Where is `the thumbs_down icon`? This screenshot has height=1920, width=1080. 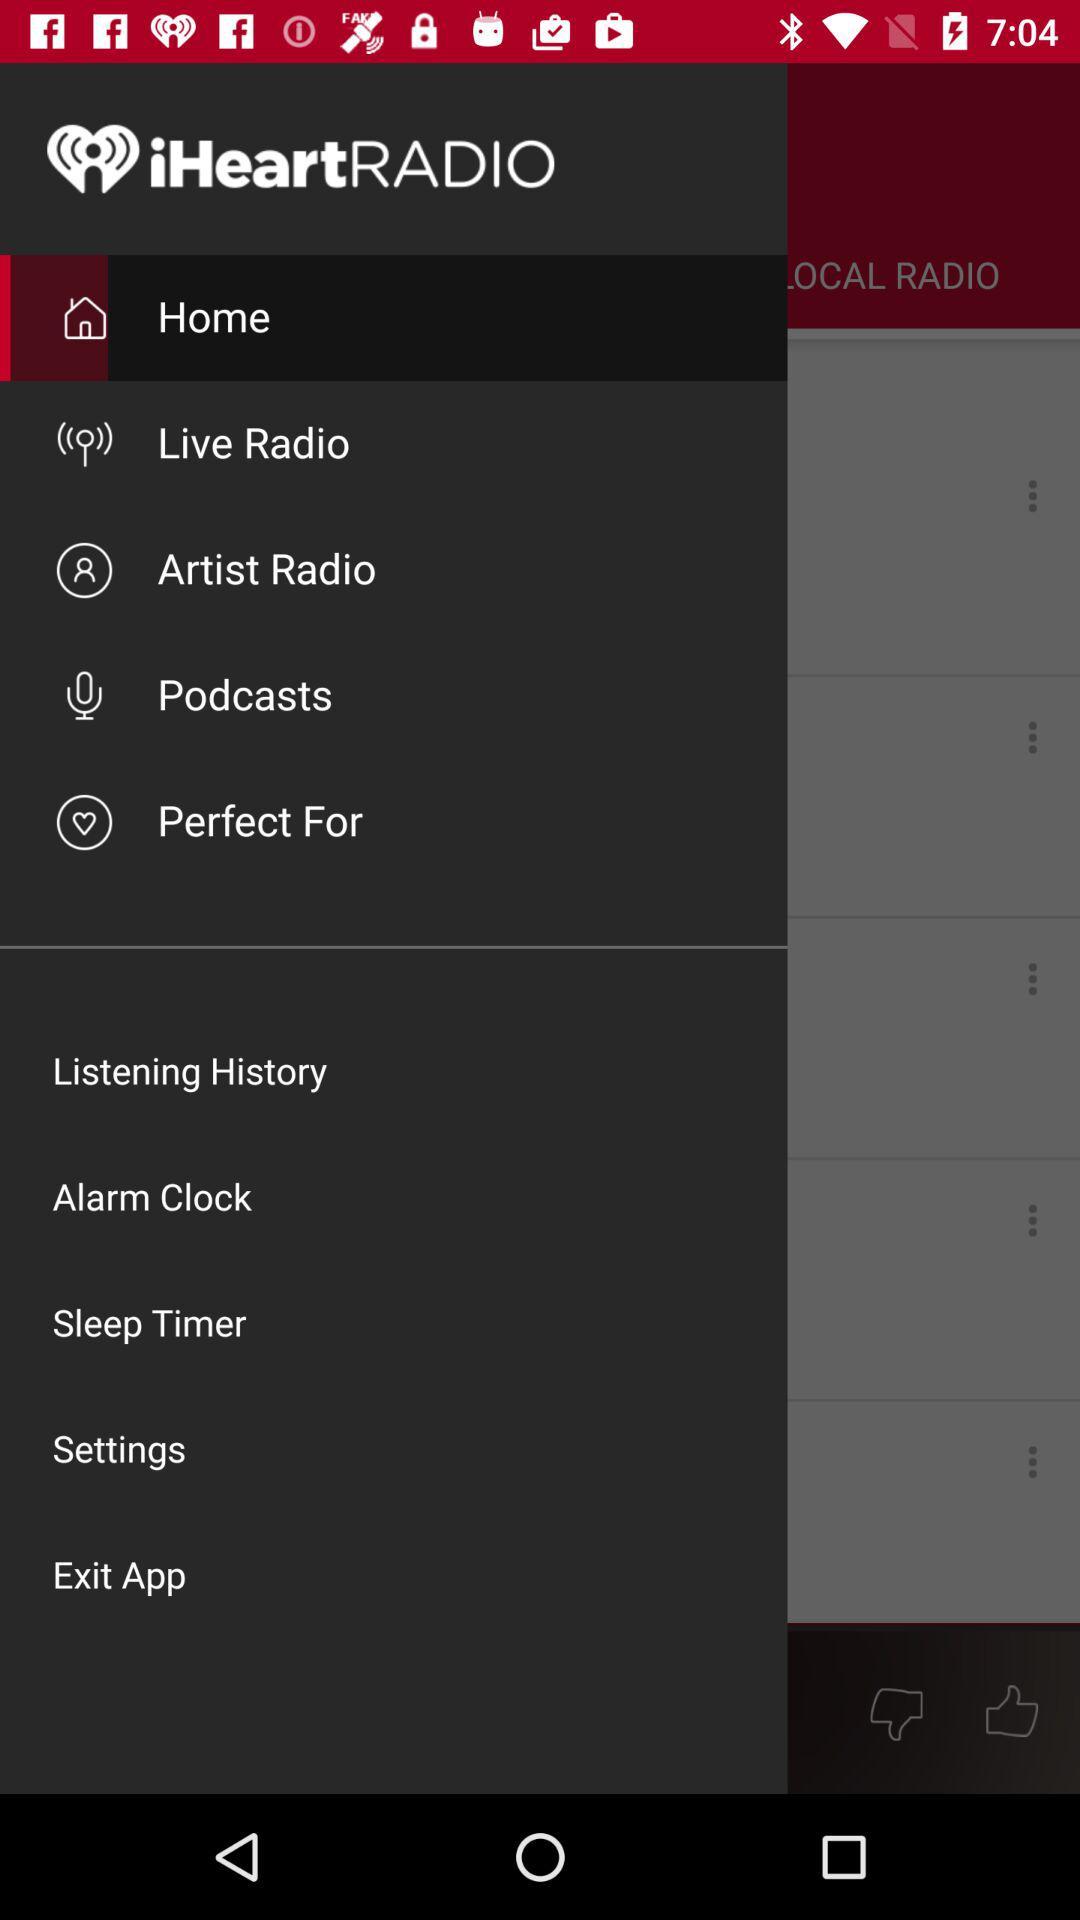 the thumbs_down icon is located at coordinates (895, 1711).